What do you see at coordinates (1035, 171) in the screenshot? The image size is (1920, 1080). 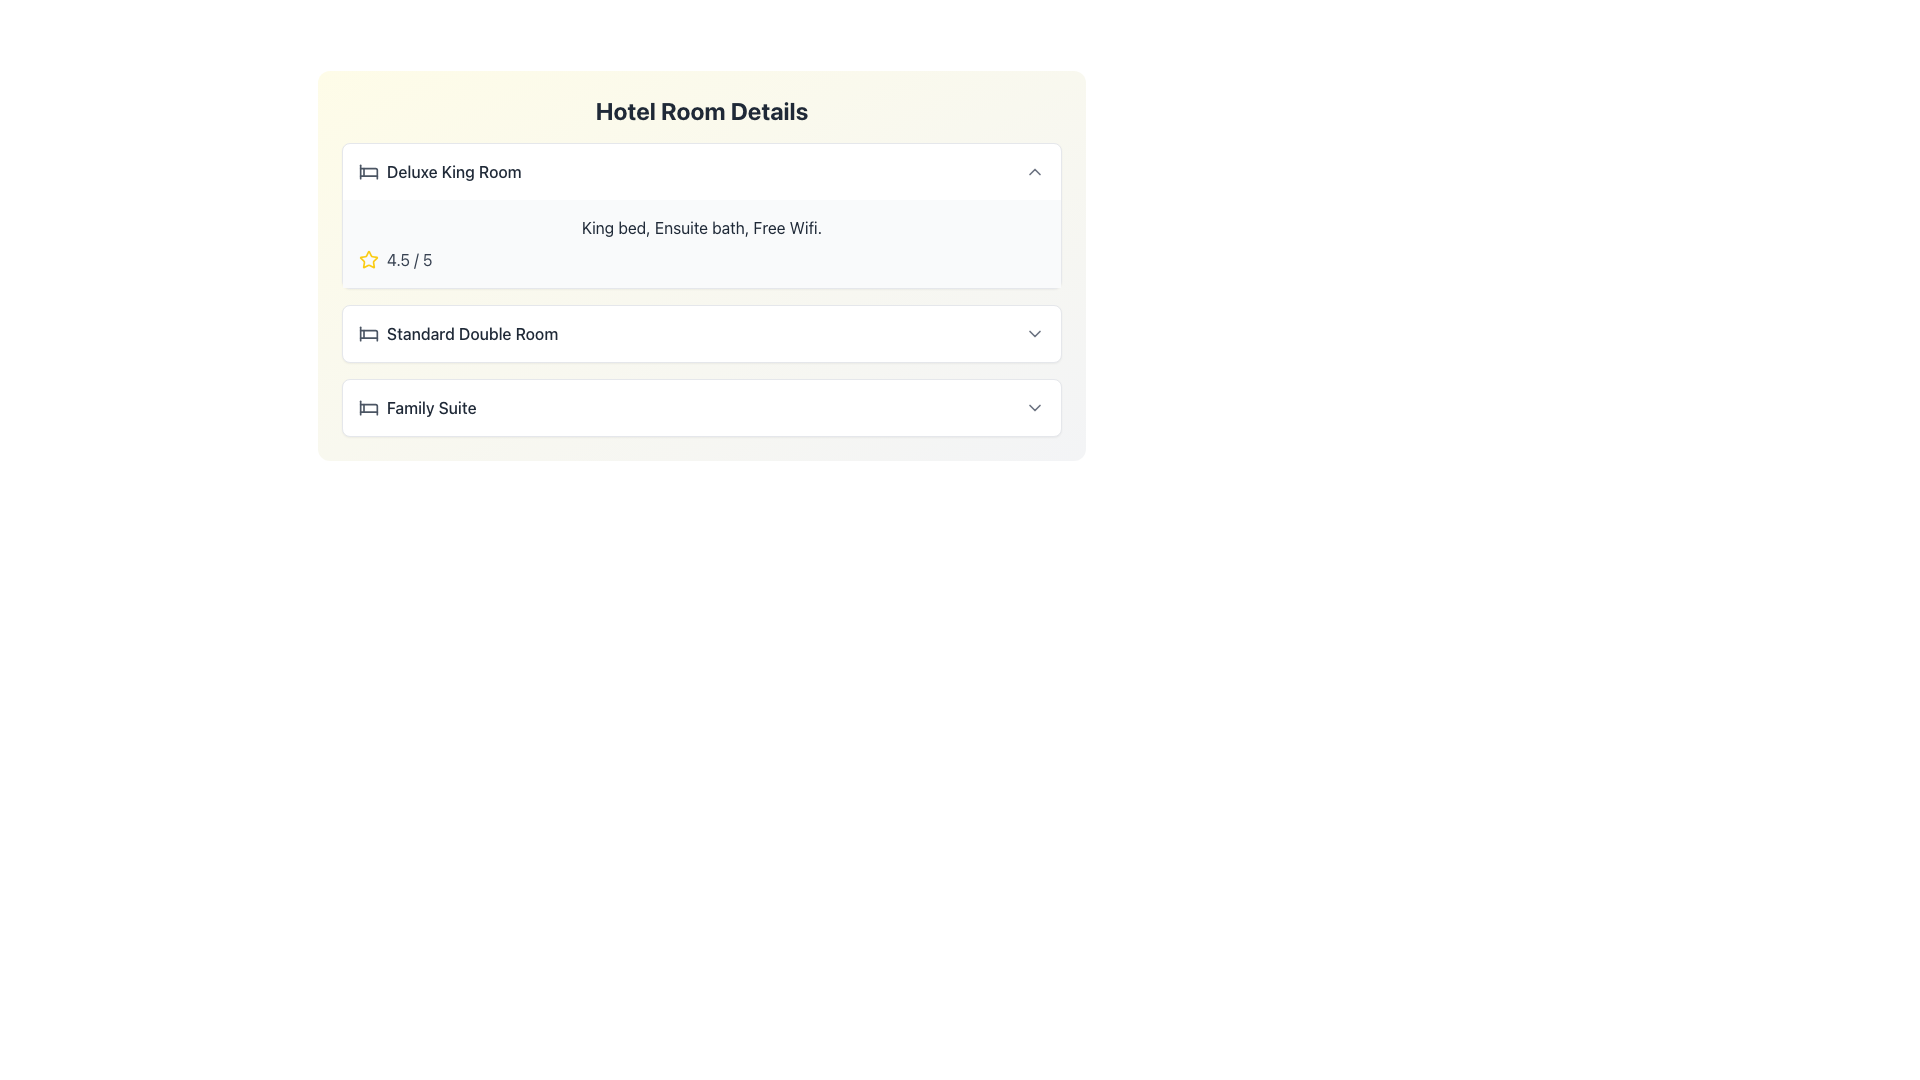 I see `the upward-pointing chevron icon located at the right-hand side of the 'Deluxe King Room' section to elicit a visual response` at bounding box center [1035, 171].